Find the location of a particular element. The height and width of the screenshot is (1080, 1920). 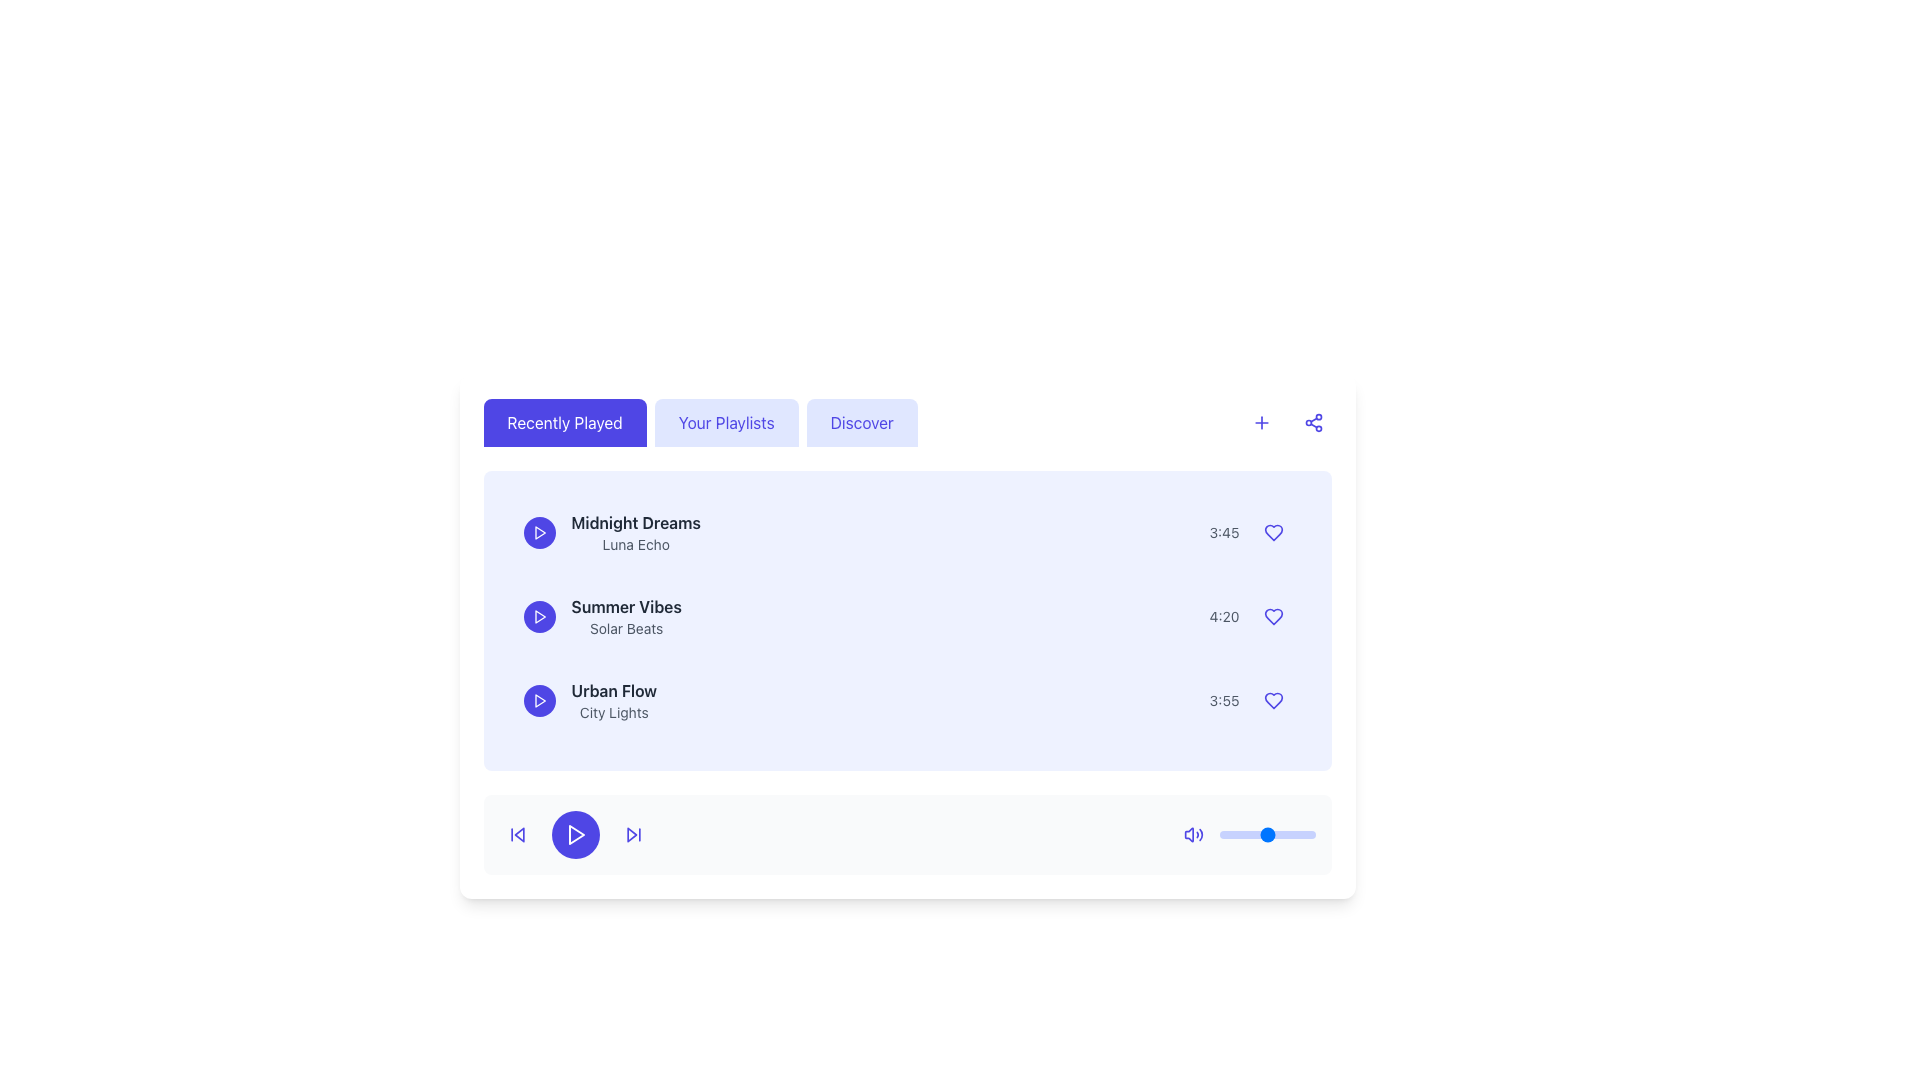

the 'Your Playlists' navigation tab, which has a light blue background and indigo text is located at coordinates (700, 422).